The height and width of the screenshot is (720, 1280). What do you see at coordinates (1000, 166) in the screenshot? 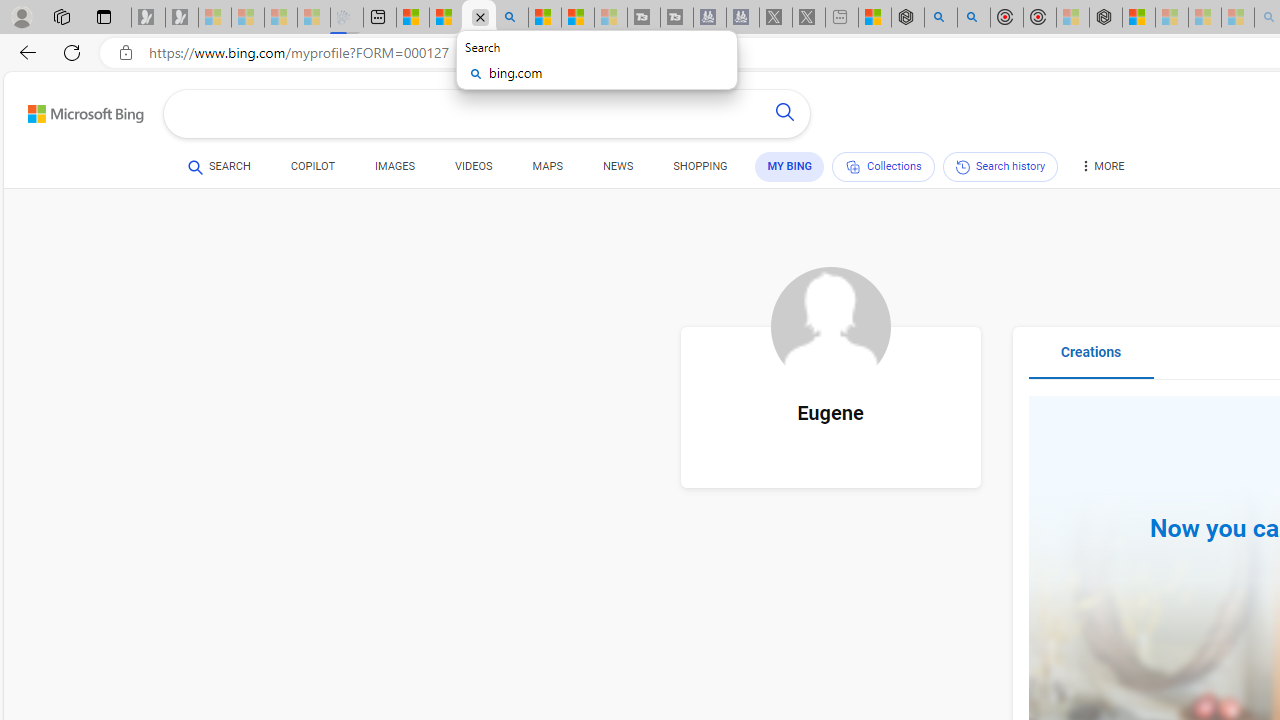
I see `'Search history'` at bounding box center [1000, 166].